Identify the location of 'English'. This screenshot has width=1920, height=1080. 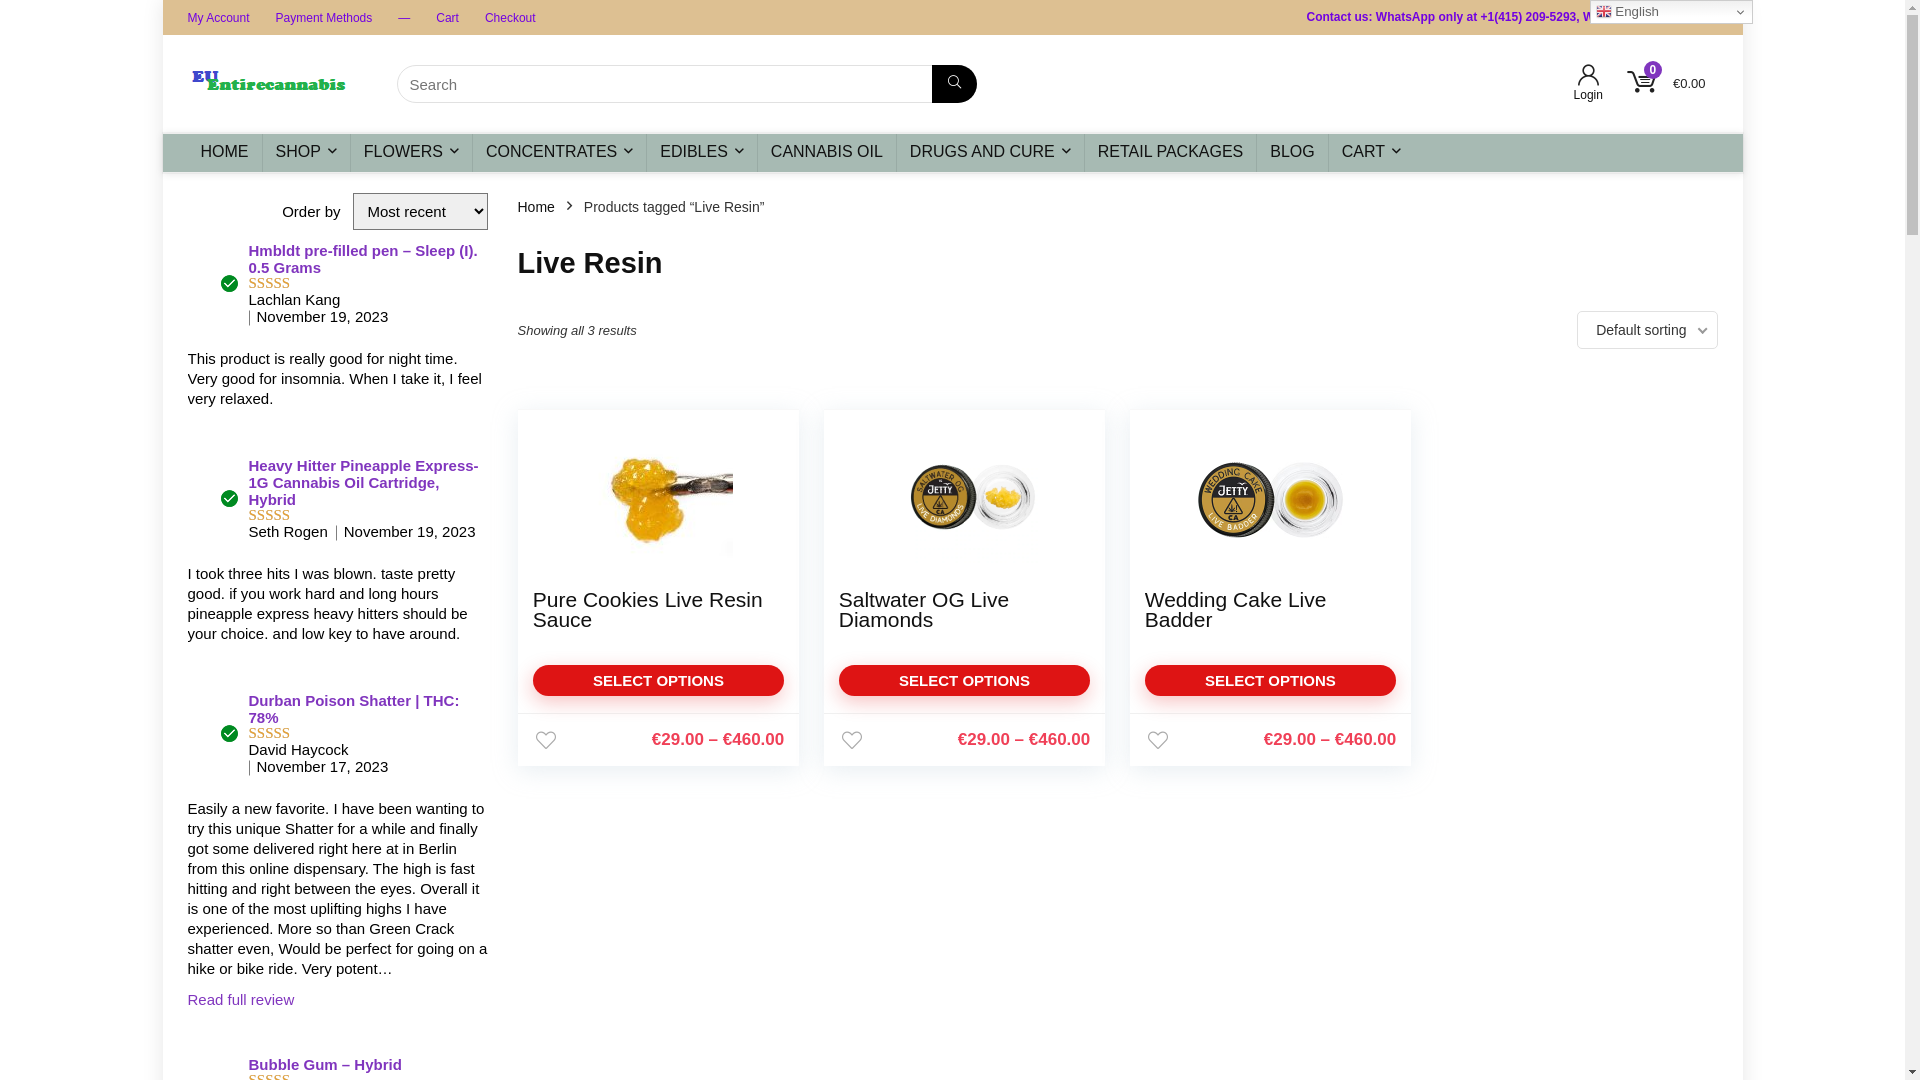
(1671, 11).